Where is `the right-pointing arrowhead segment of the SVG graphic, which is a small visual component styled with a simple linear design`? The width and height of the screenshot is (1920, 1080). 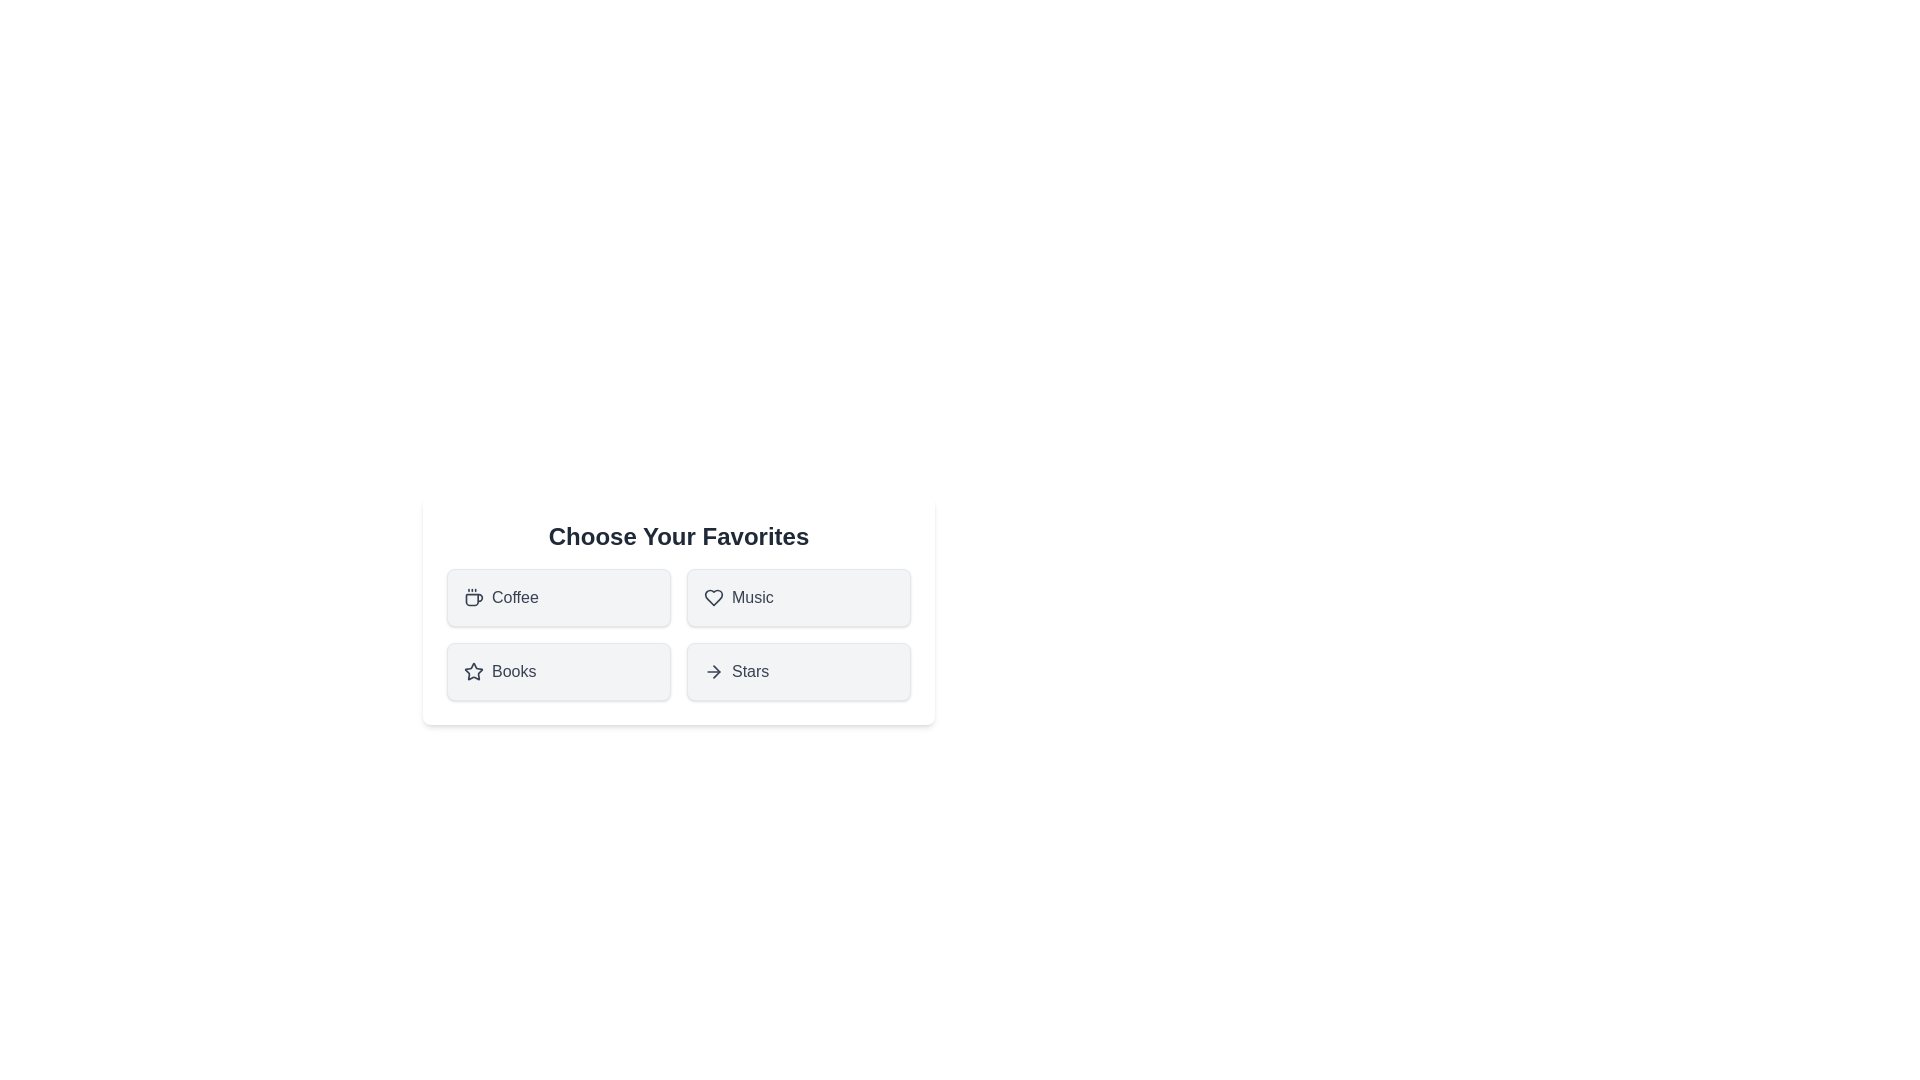
the right-pointing arrowhead segment of the SVG graphic, which is a small visual component styled with a simple linear design is located at coordinates (716, 671).